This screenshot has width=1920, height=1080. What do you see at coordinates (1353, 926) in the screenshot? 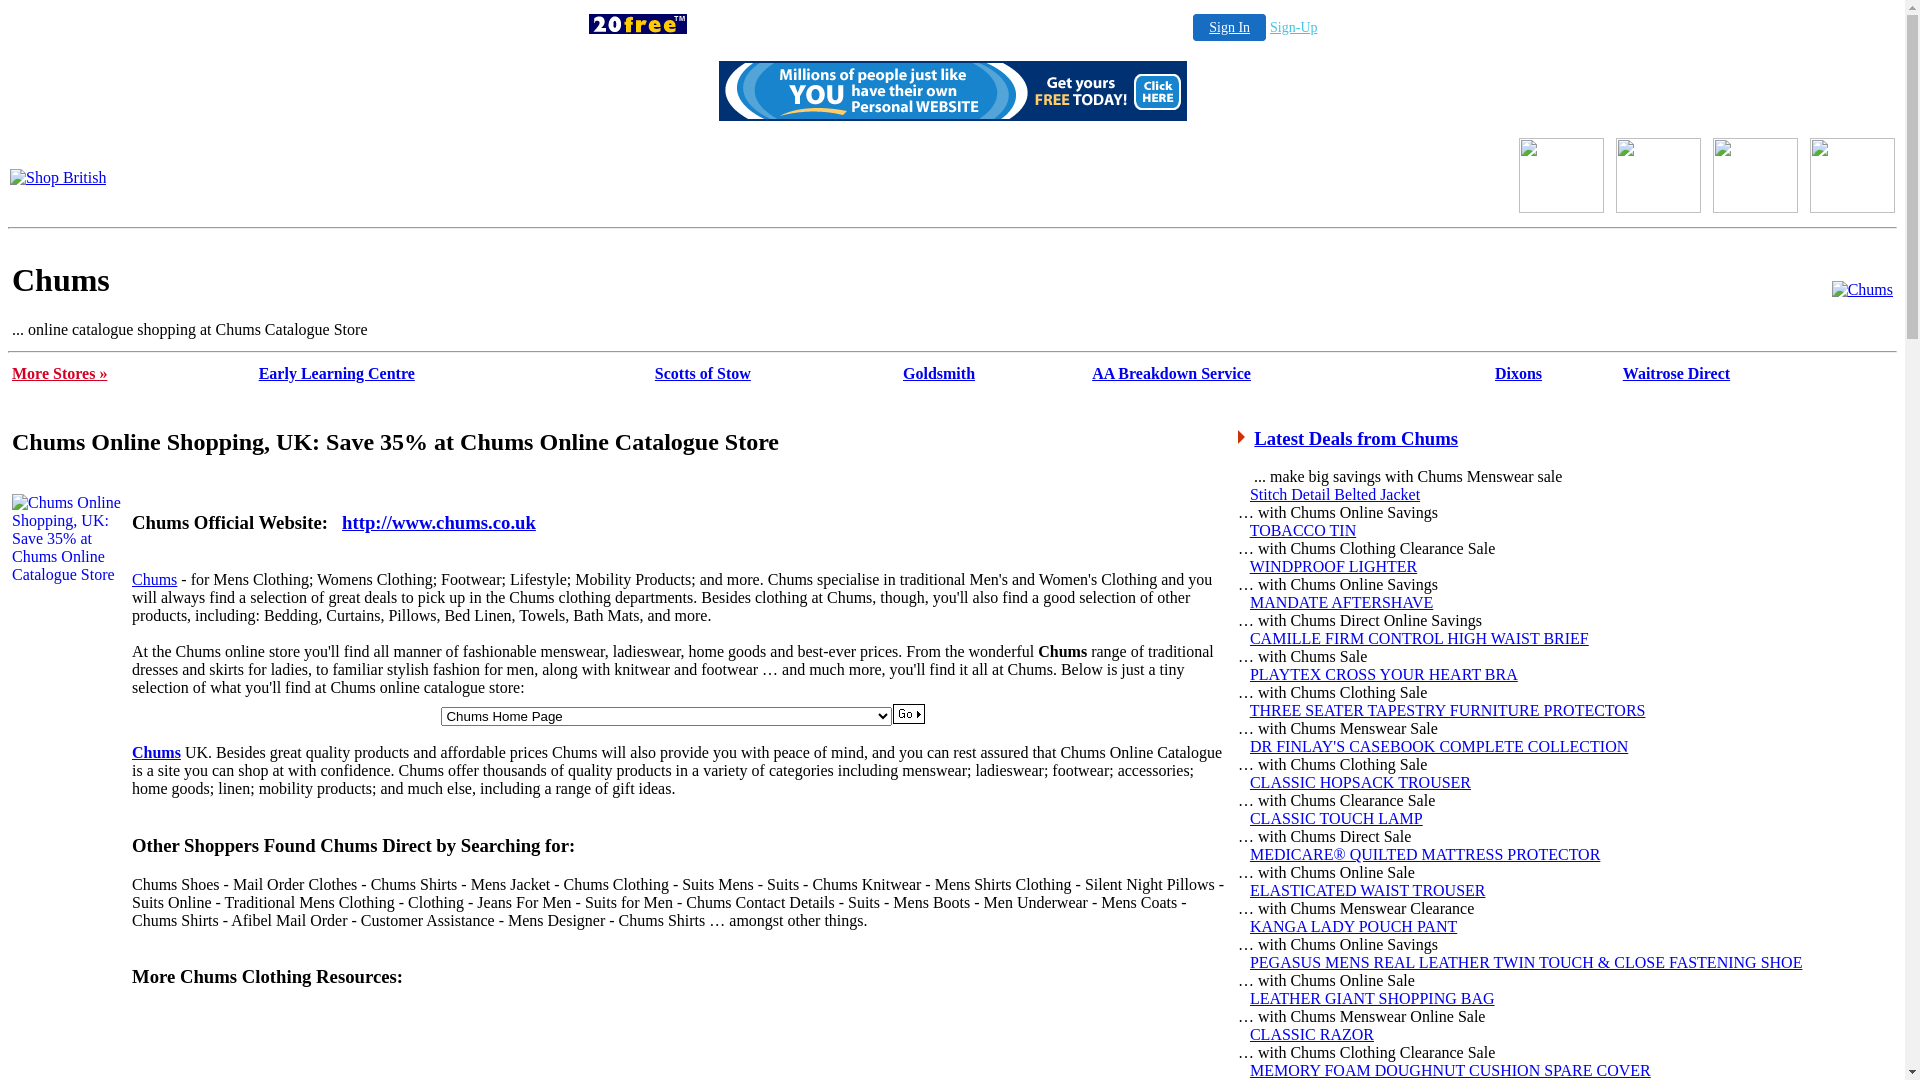
I see `'KANGA LADY POUCH PANT'` at bounding box center [1353, 926].